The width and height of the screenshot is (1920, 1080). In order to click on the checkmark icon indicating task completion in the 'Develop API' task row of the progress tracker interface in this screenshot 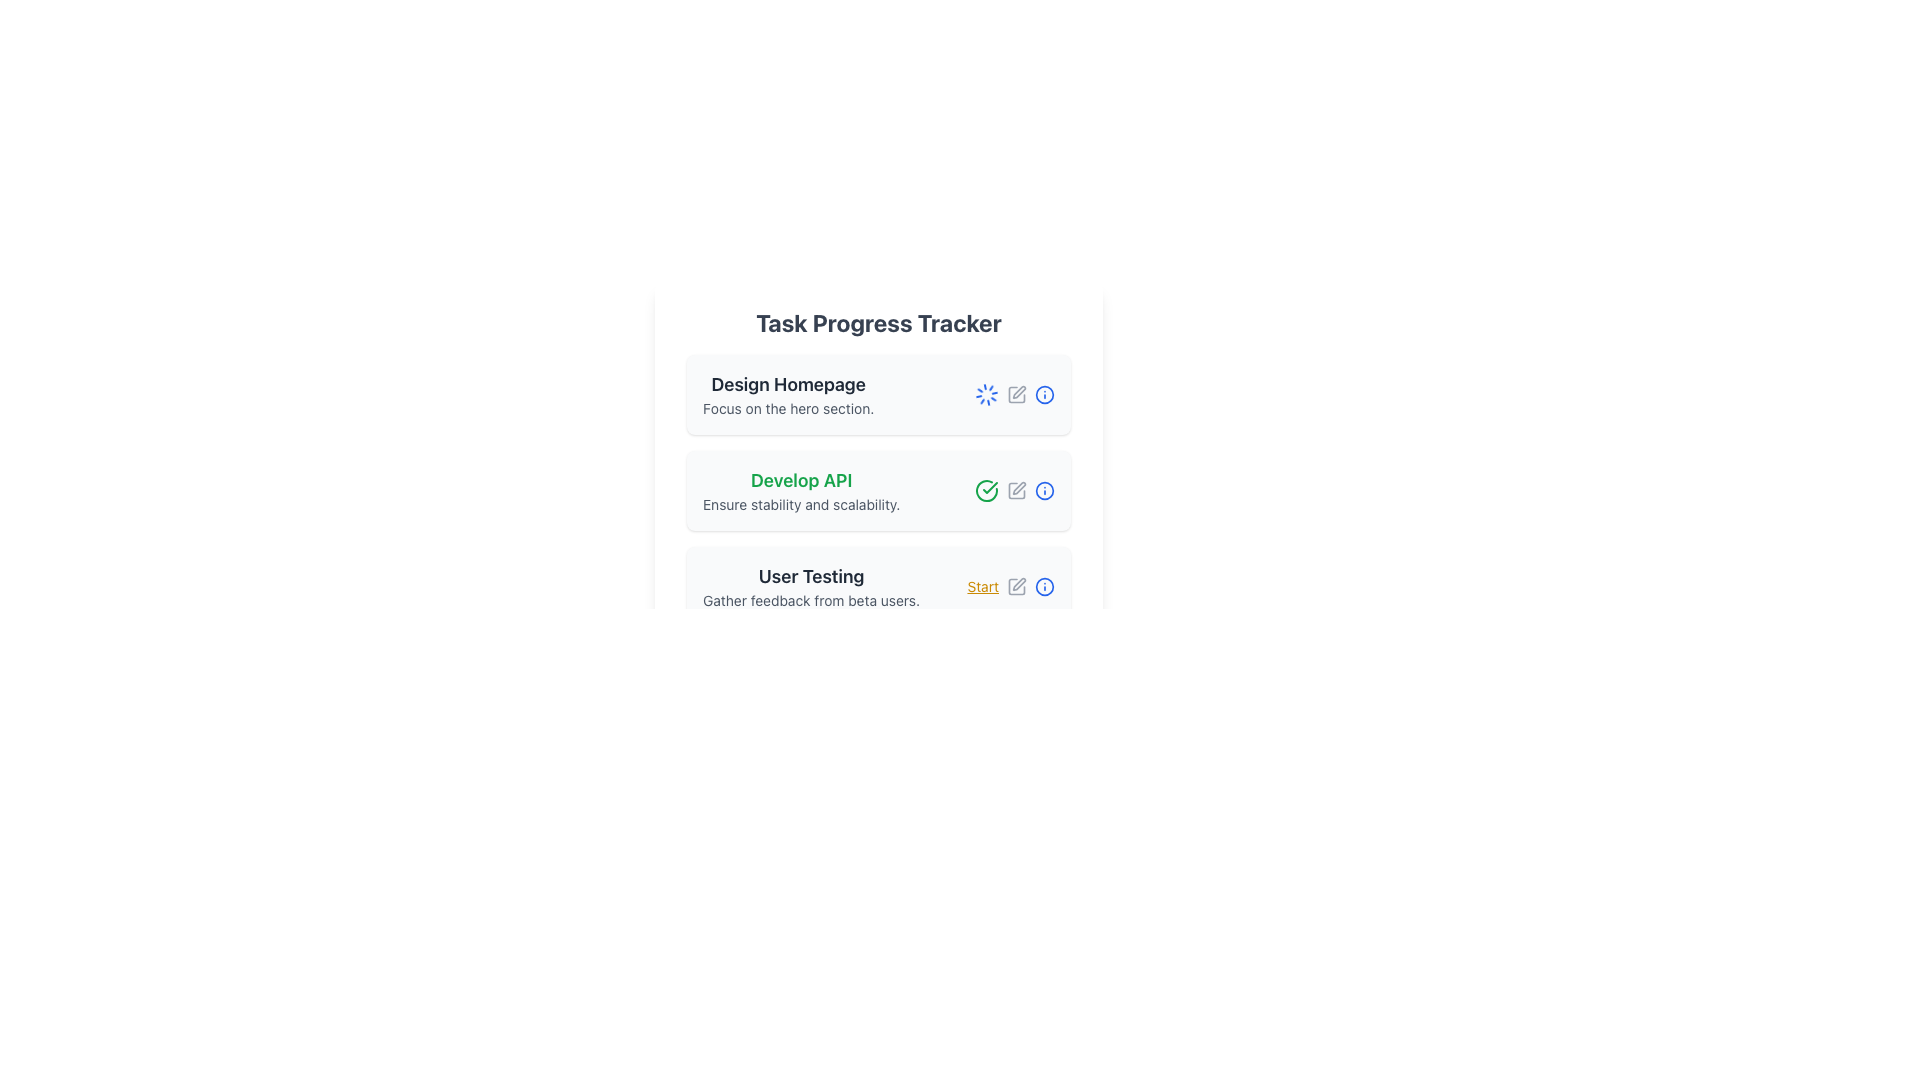, I will do `click(987, 489)`.